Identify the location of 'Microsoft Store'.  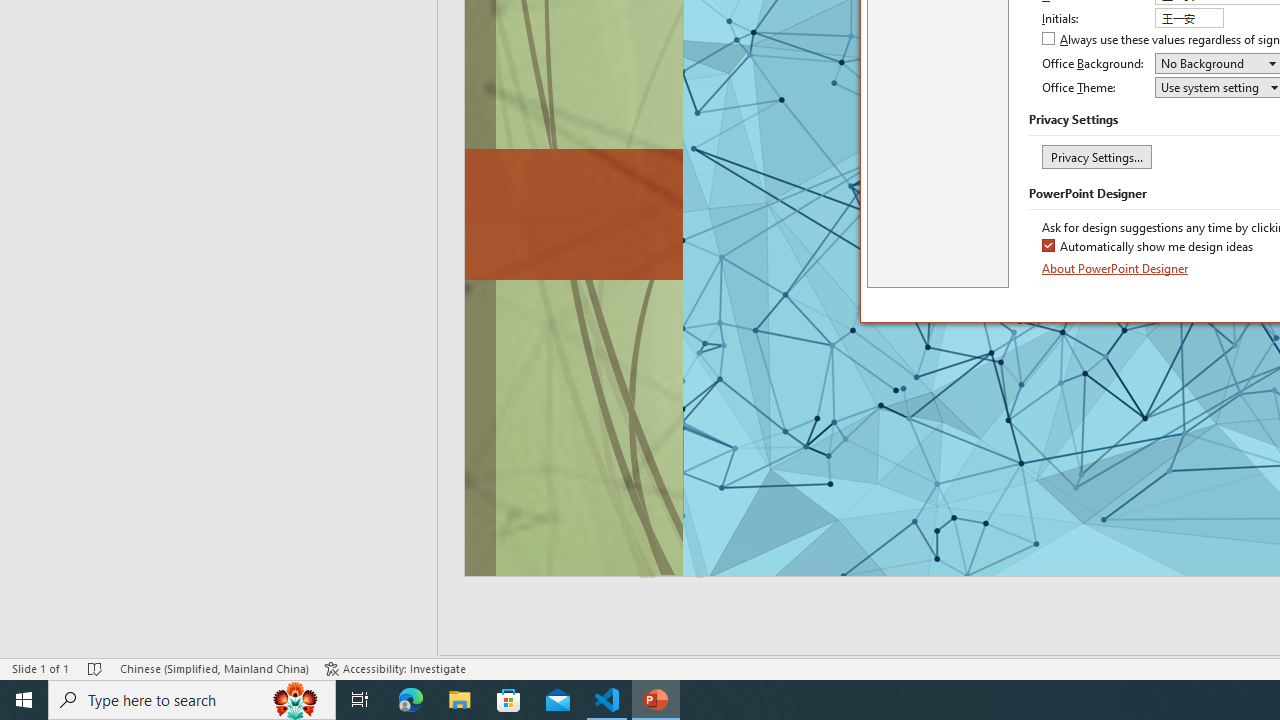
(509, 698).